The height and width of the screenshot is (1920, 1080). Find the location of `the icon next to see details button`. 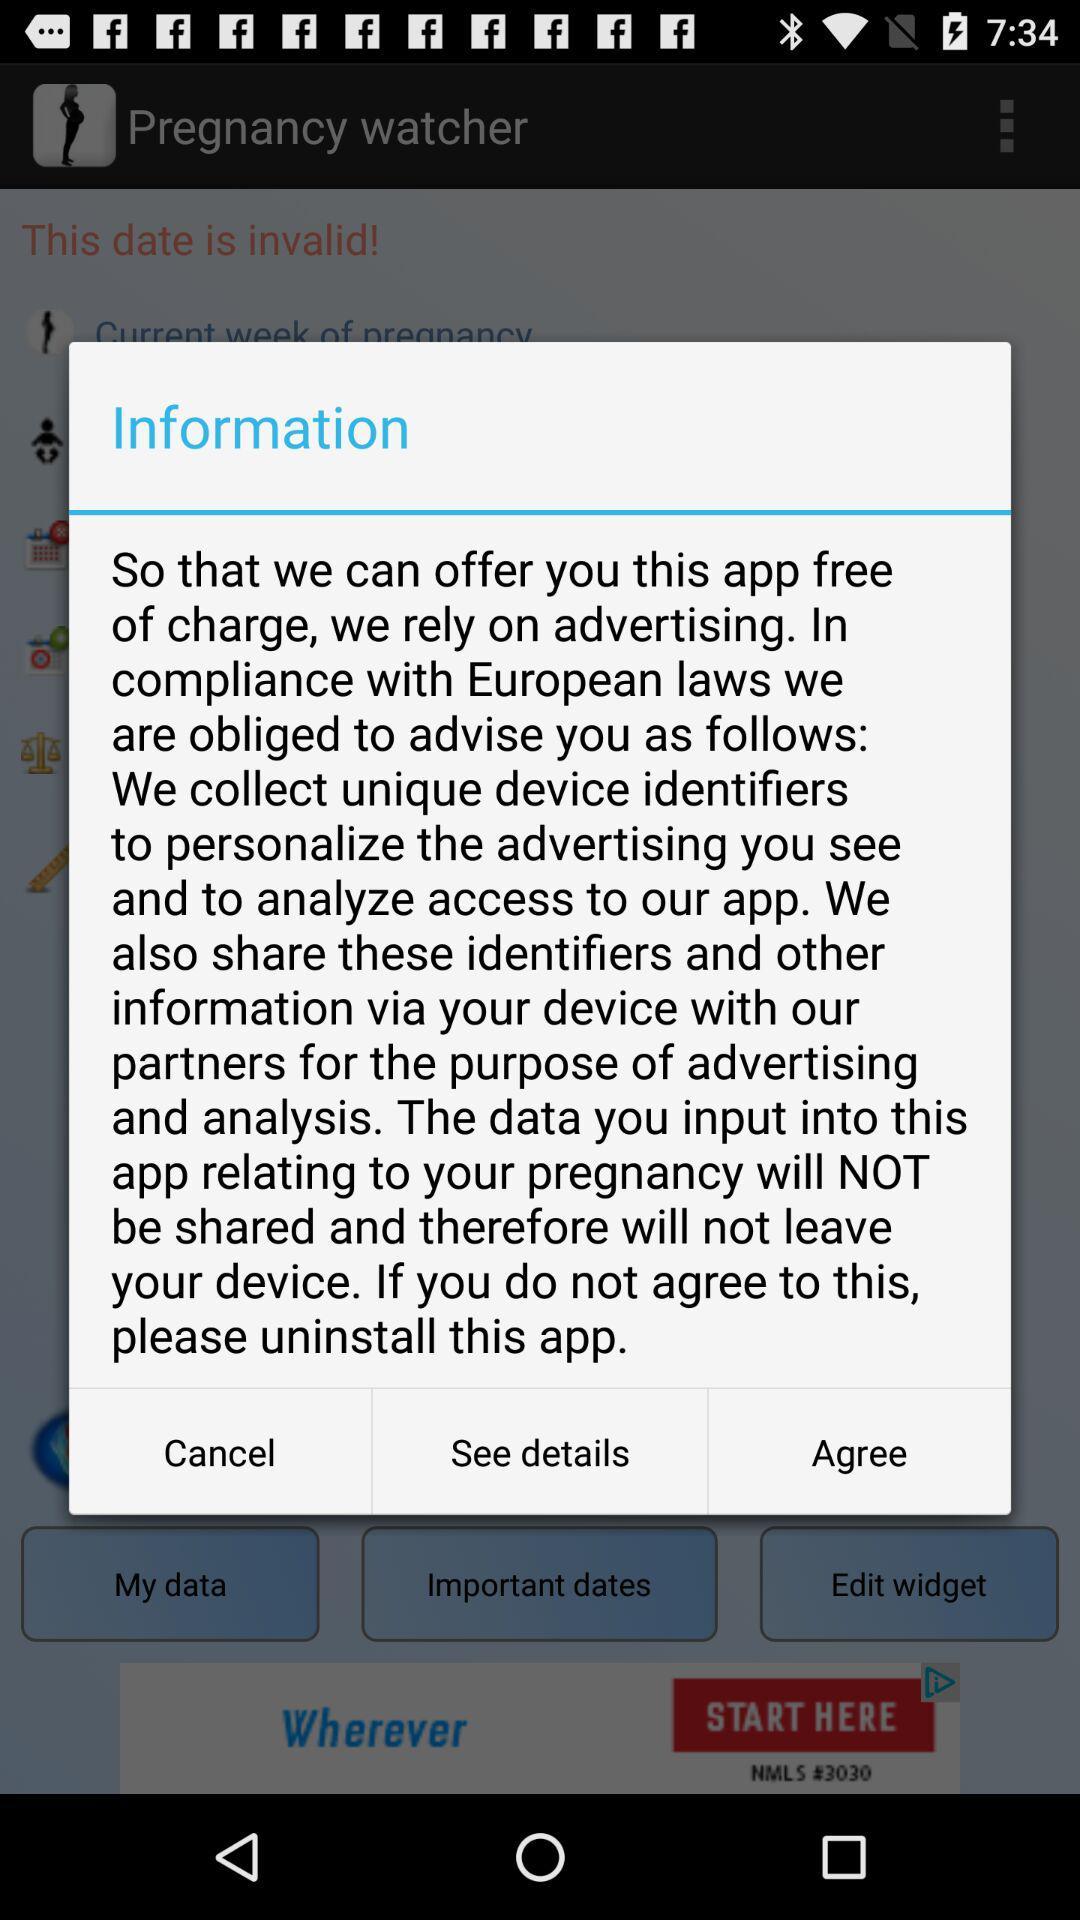

the icon next to see details button is located at coordinates (220, 1451).